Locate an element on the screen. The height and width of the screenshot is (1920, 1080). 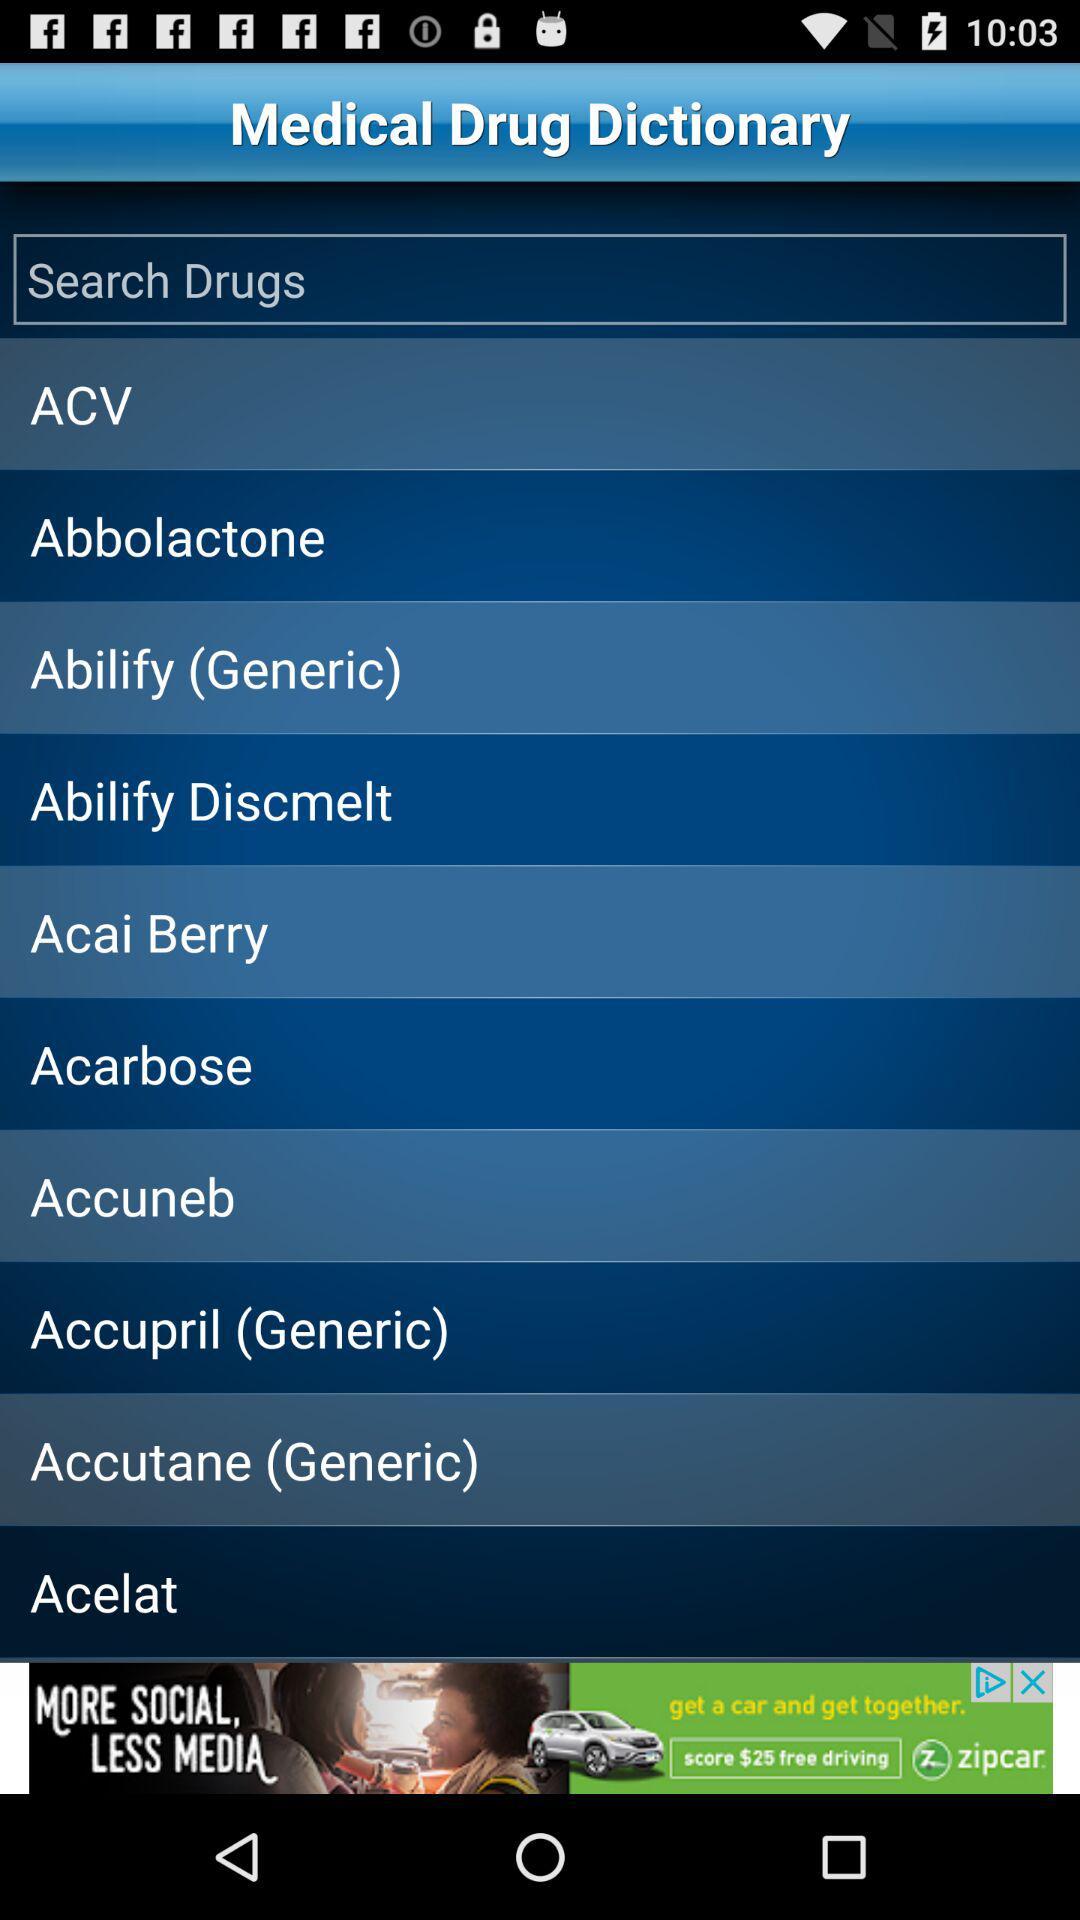
search drugs is located at coordinates (540, 278).